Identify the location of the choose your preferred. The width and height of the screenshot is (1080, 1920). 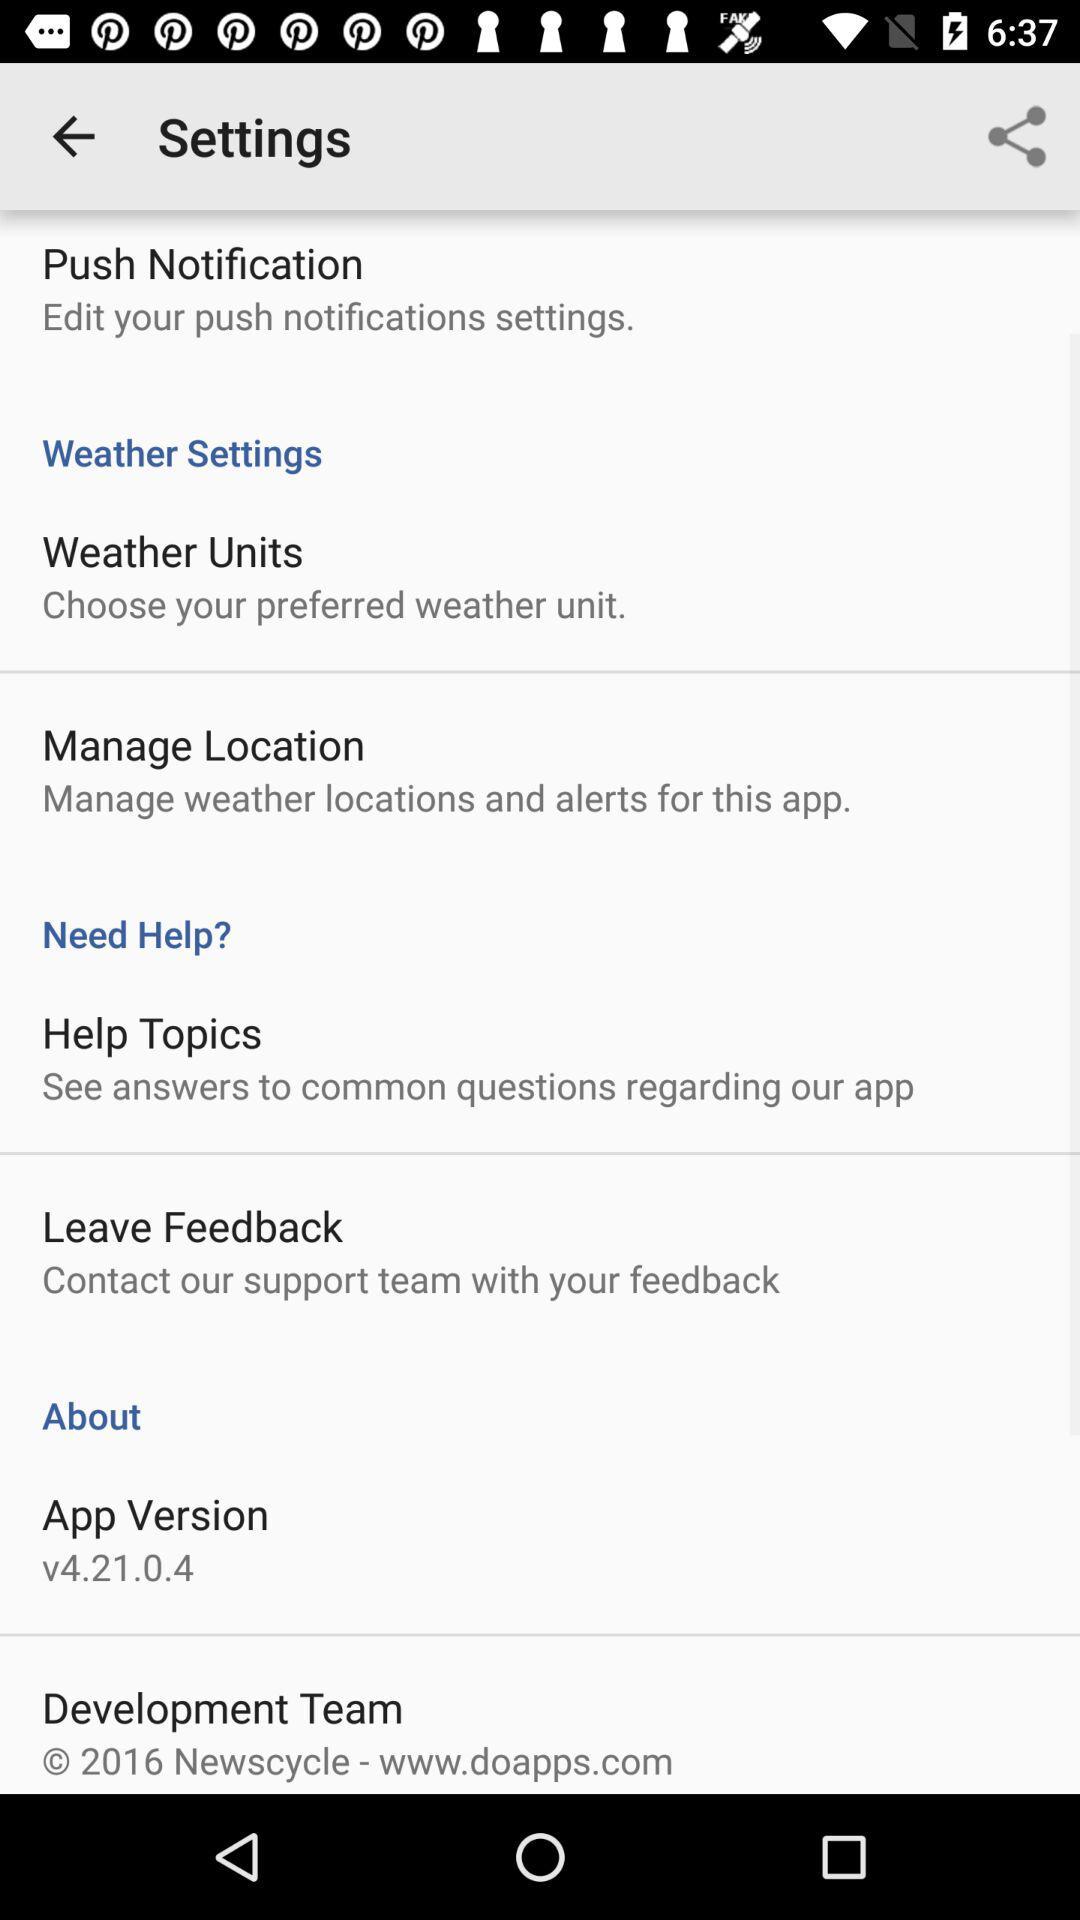
(333, 602).